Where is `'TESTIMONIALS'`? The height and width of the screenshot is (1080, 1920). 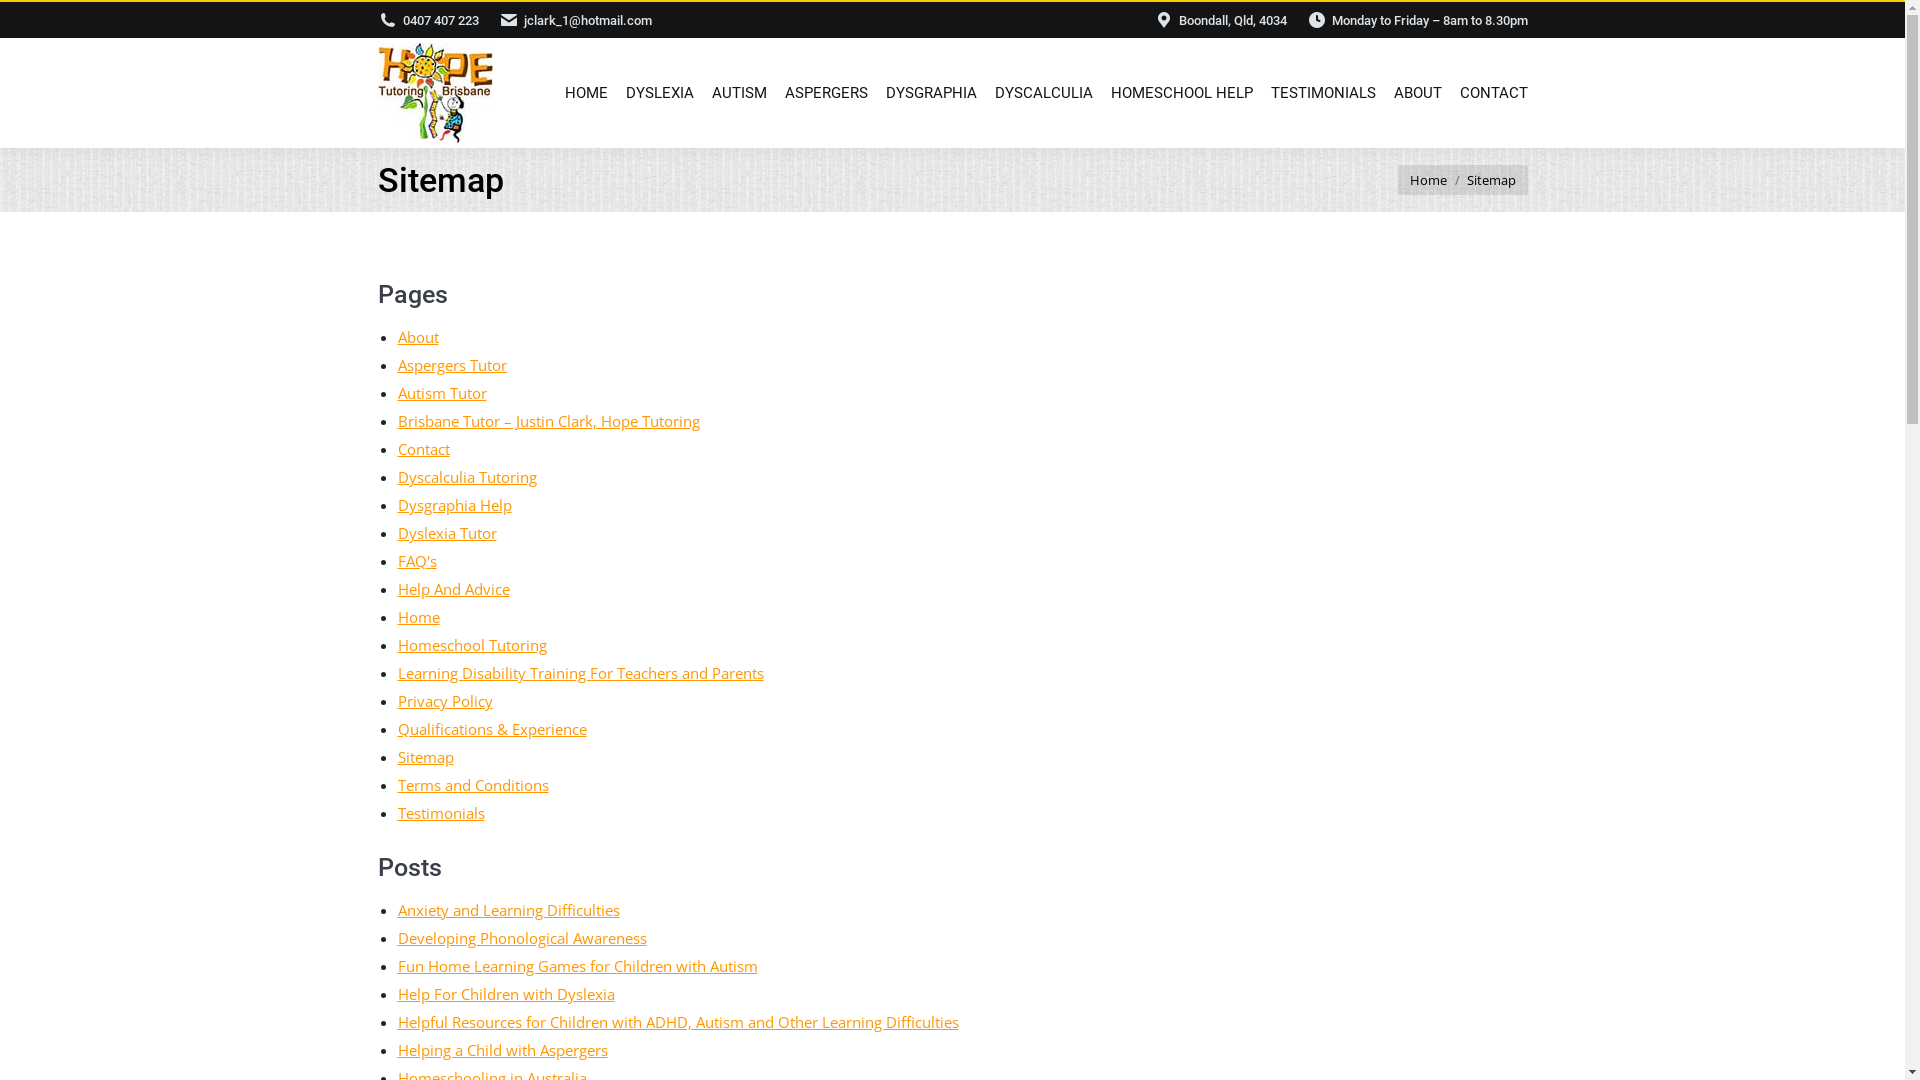
'TESTIMONIALS' is located at coordinates (1261, 92).